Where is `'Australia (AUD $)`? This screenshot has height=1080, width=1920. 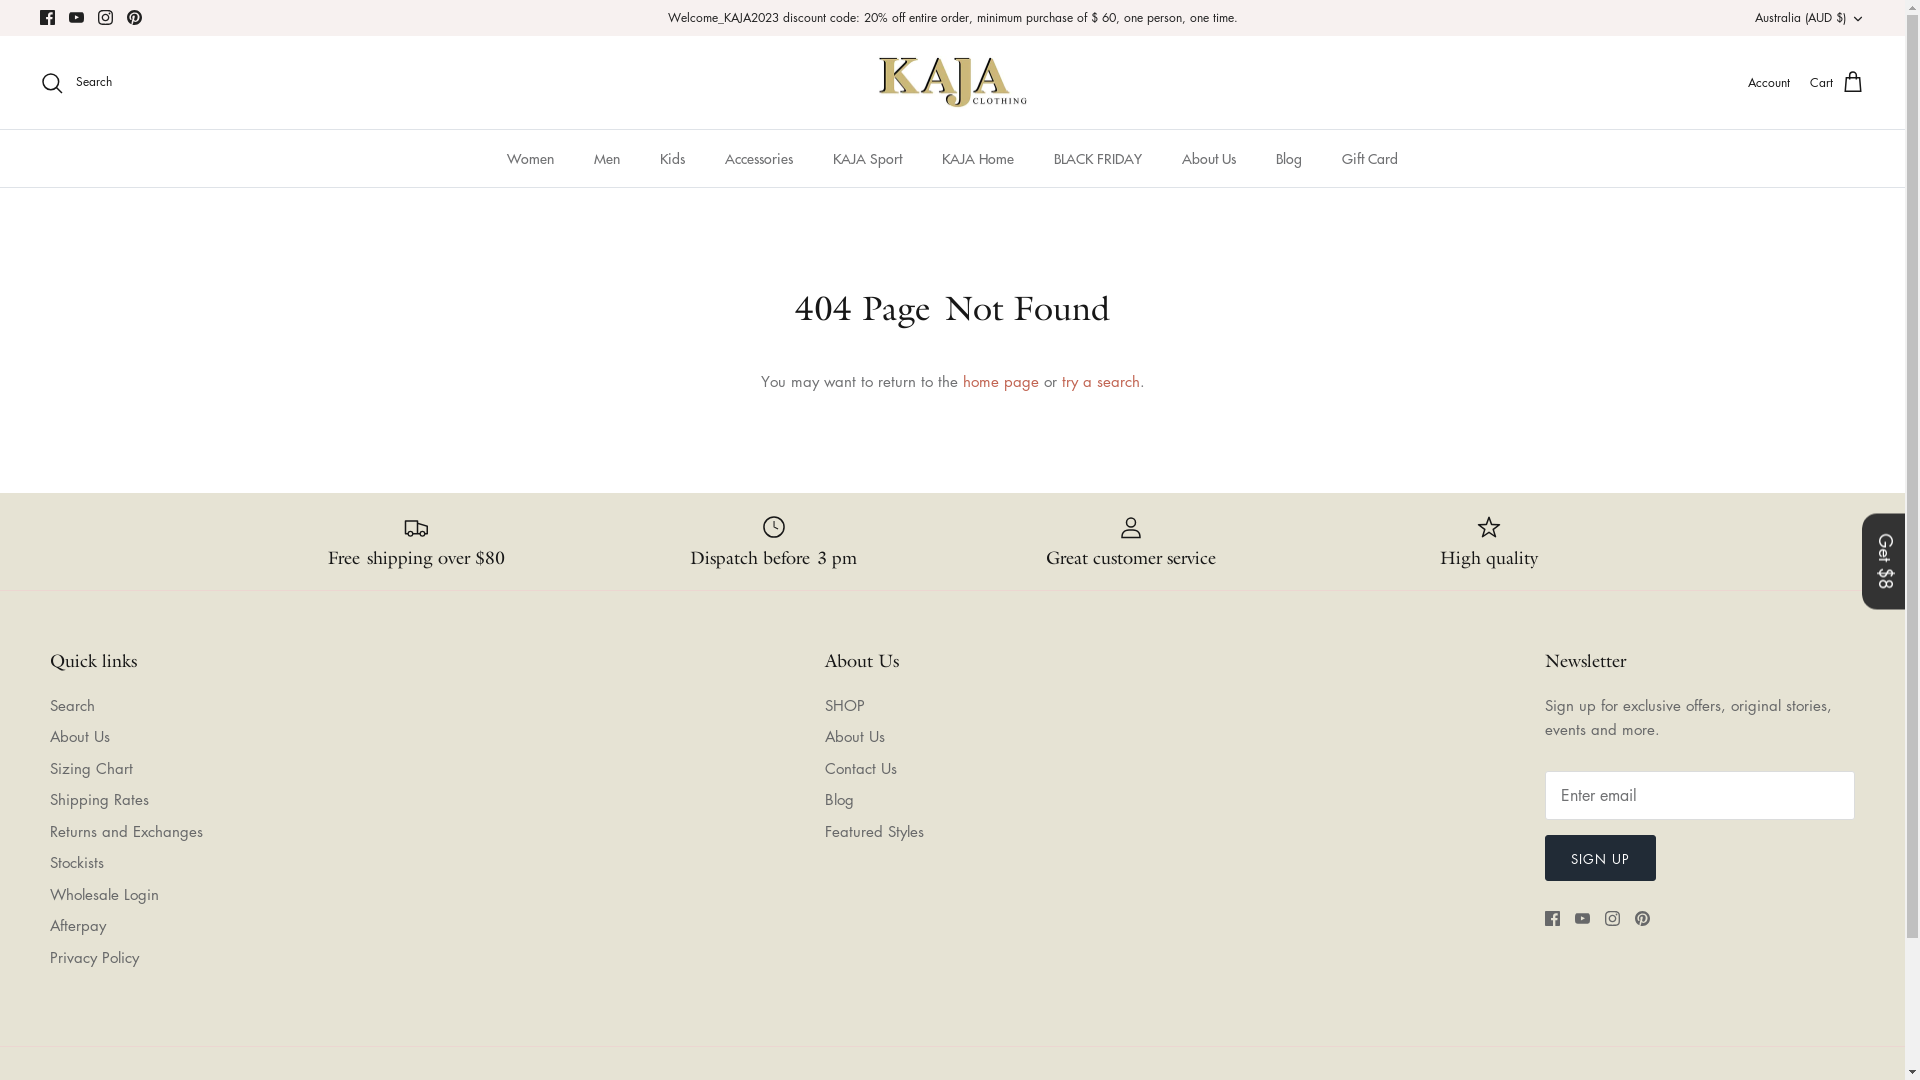
'Australia (AUD $) is located at coordinates (1809, 18).